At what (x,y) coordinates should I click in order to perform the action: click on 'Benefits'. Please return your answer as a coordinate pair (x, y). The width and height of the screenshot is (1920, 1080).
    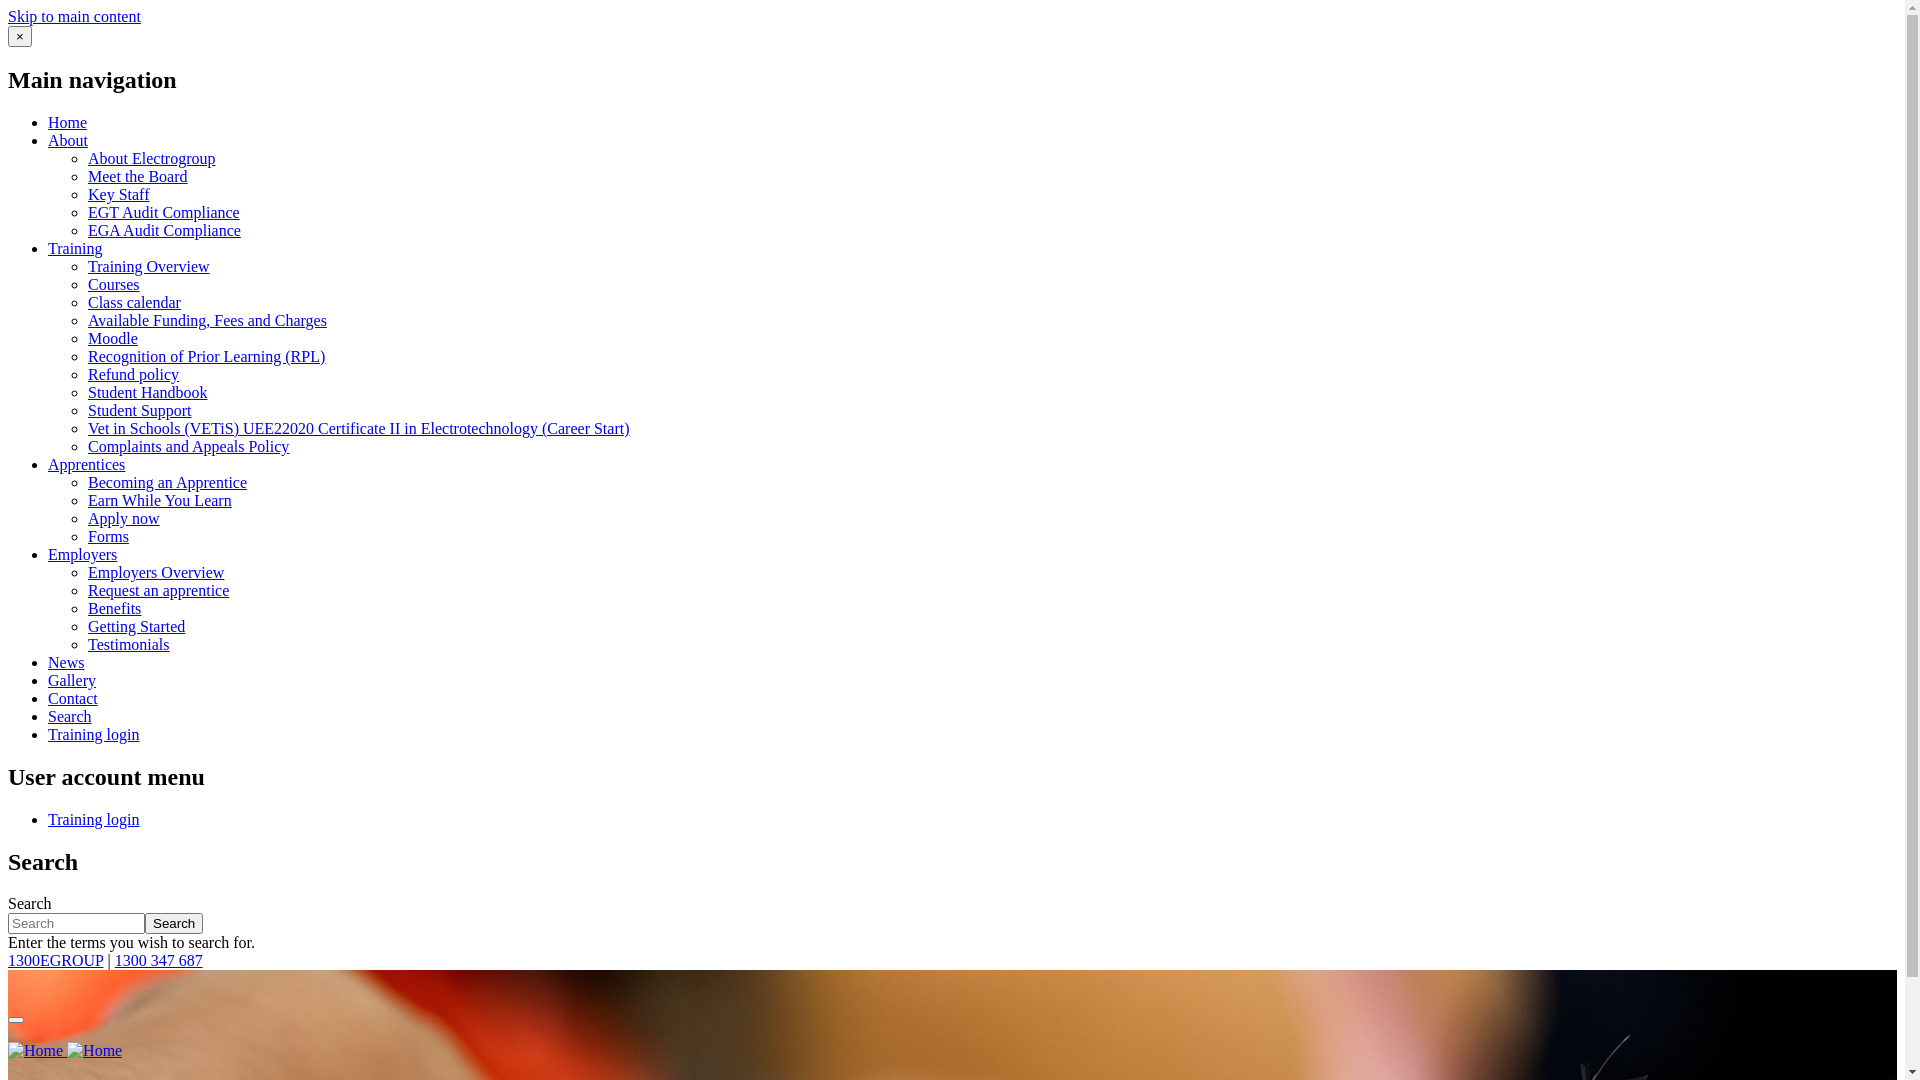
    Looking at the image, I should click on (113, 607).